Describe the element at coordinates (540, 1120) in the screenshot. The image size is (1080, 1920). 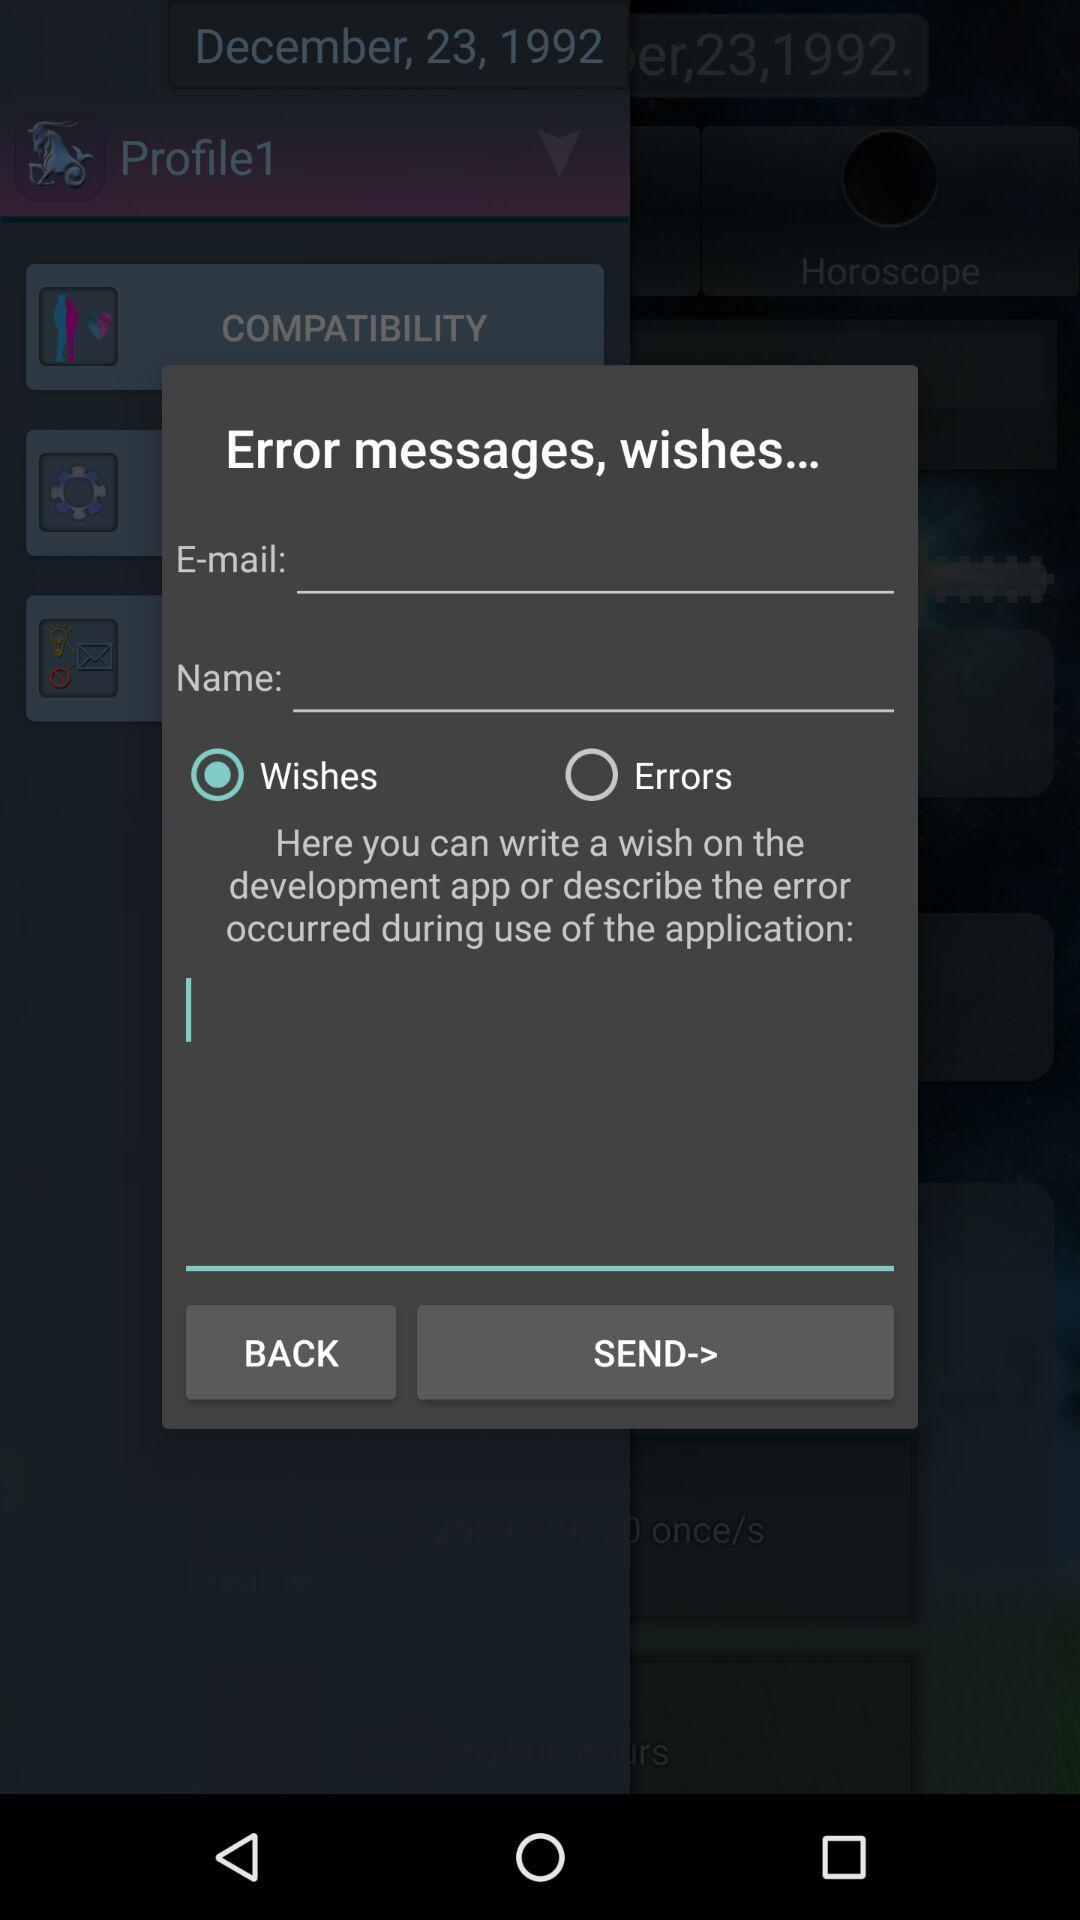
I see `text` at that location.